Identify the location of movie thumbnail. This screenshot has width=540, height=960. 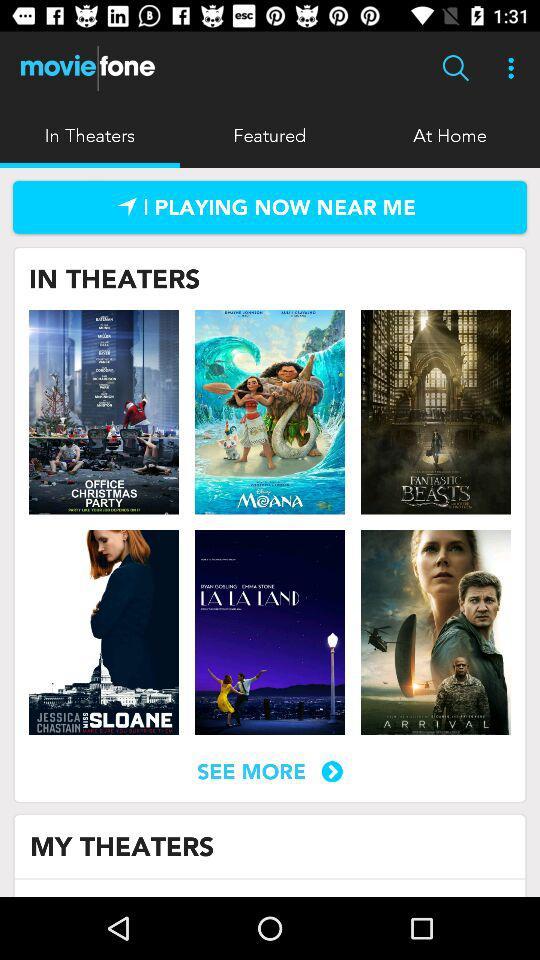
(434, 411).